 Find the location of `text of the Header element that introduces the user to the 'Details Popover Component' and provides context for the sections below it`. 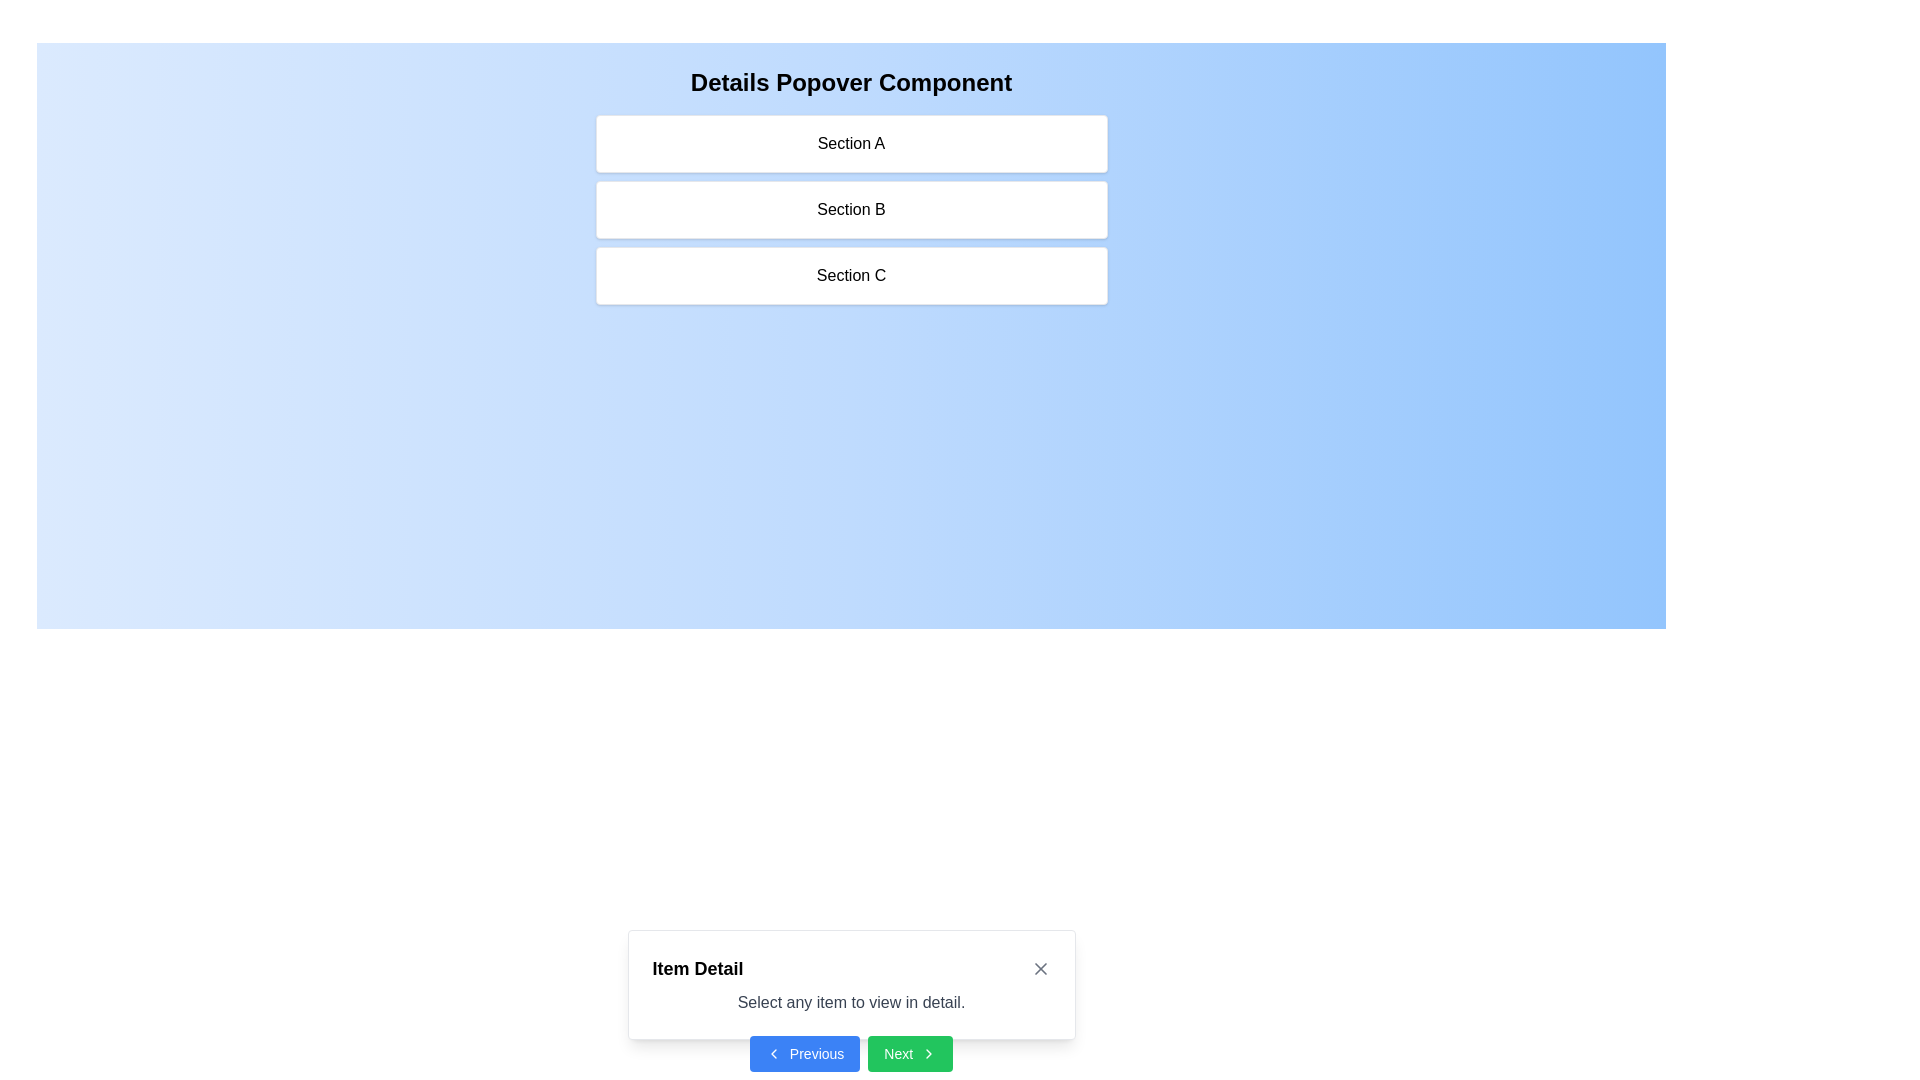

text of the Header element that introduces the user to the 'Details Popover Component' and provides context for the sections below it is located at coordinates (851, 82).